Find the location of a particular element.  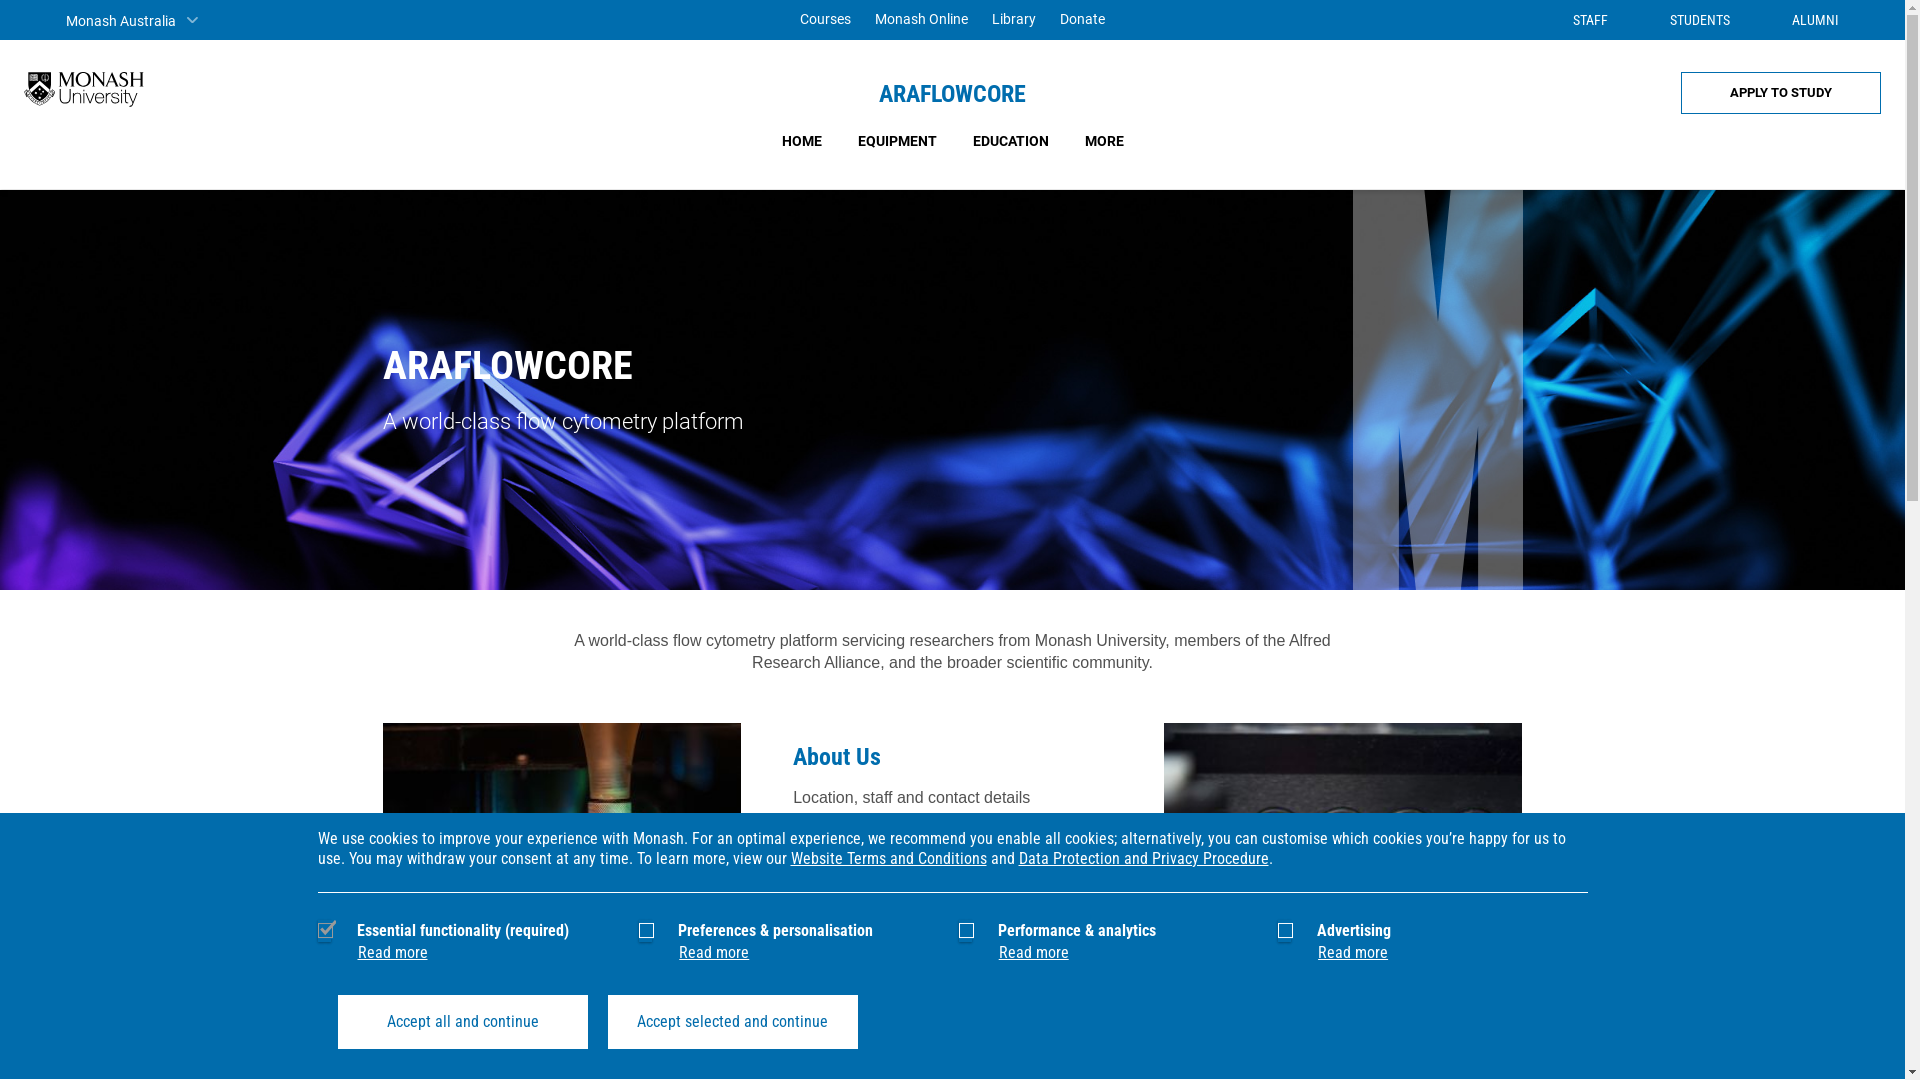

'Library' is located at coordinates (1013, 19).